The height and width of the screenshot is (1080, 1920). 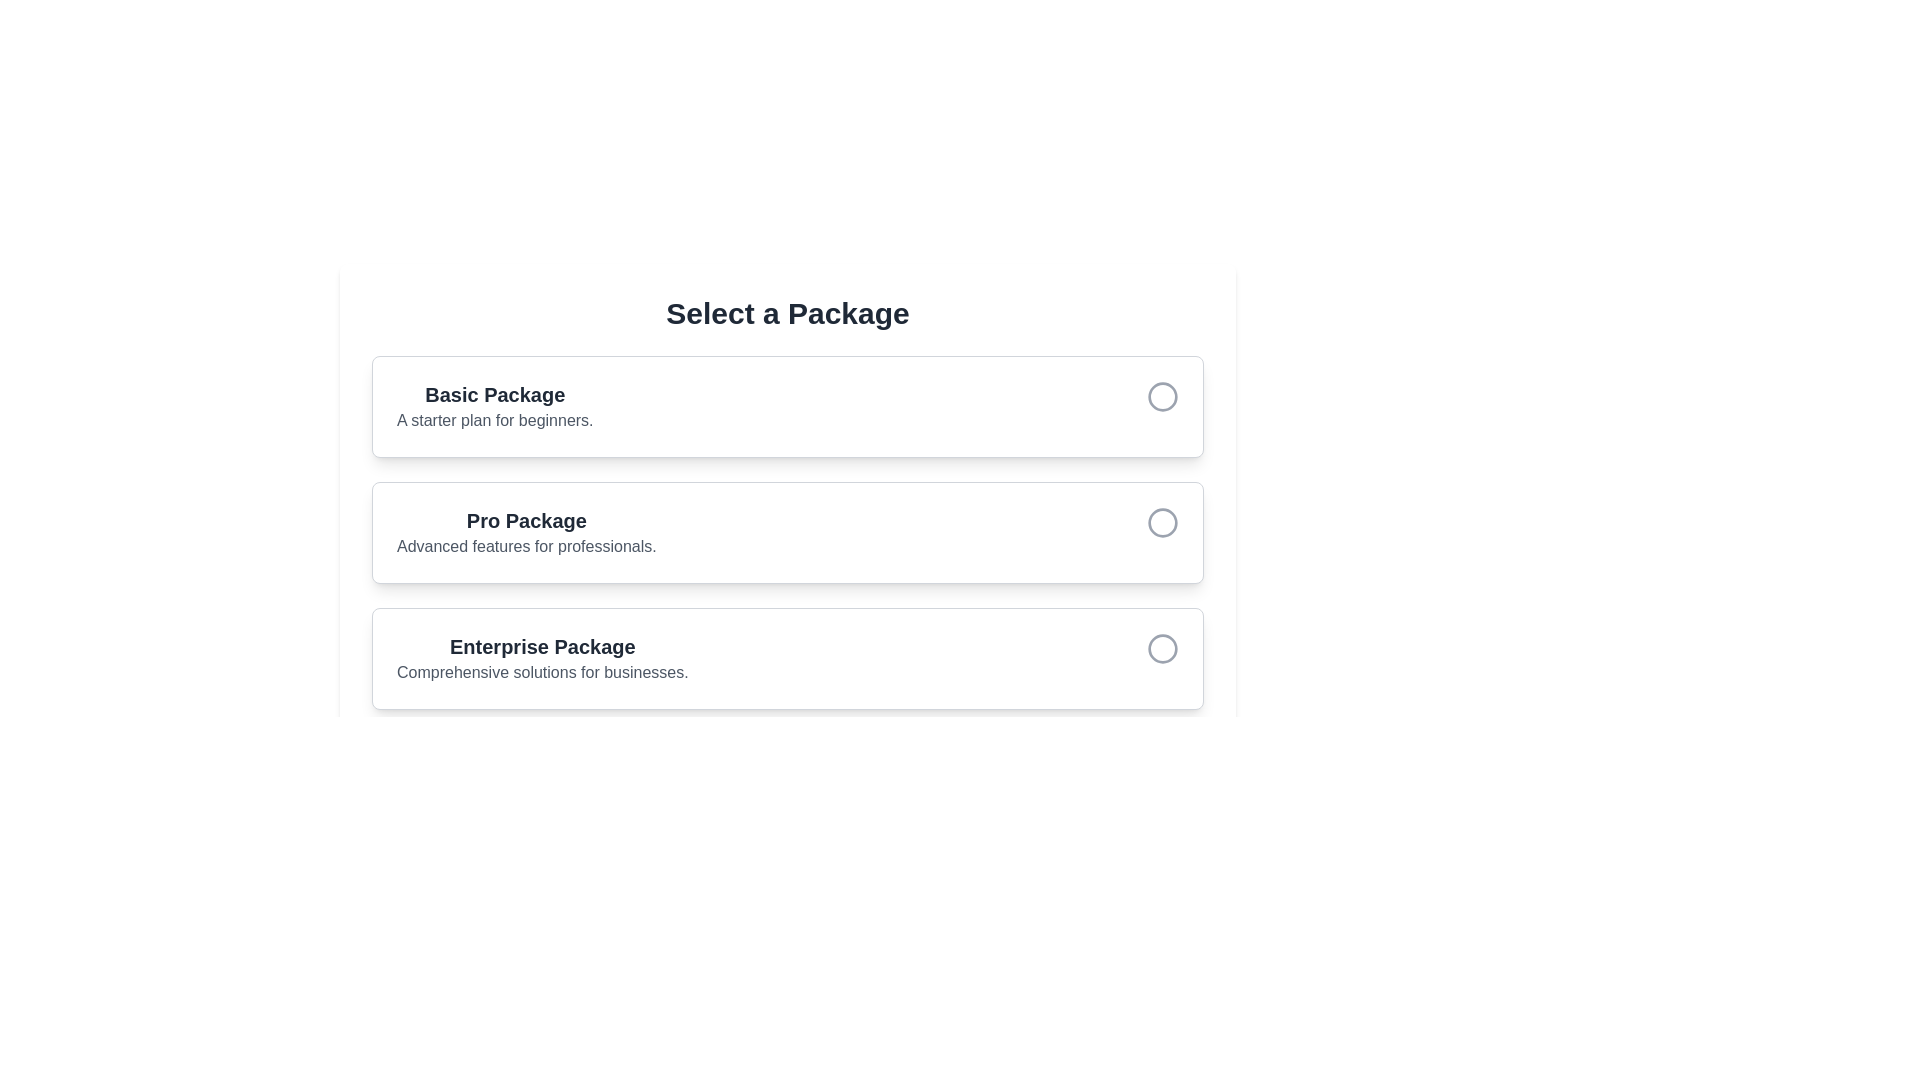 What do you see at coordinates (526, 519) in the screenshot?
I see `the text element displaying 'Pro Package', which is located at the top of the second package card in a vertically aligned list of three options` at bounding box center [526, 519].